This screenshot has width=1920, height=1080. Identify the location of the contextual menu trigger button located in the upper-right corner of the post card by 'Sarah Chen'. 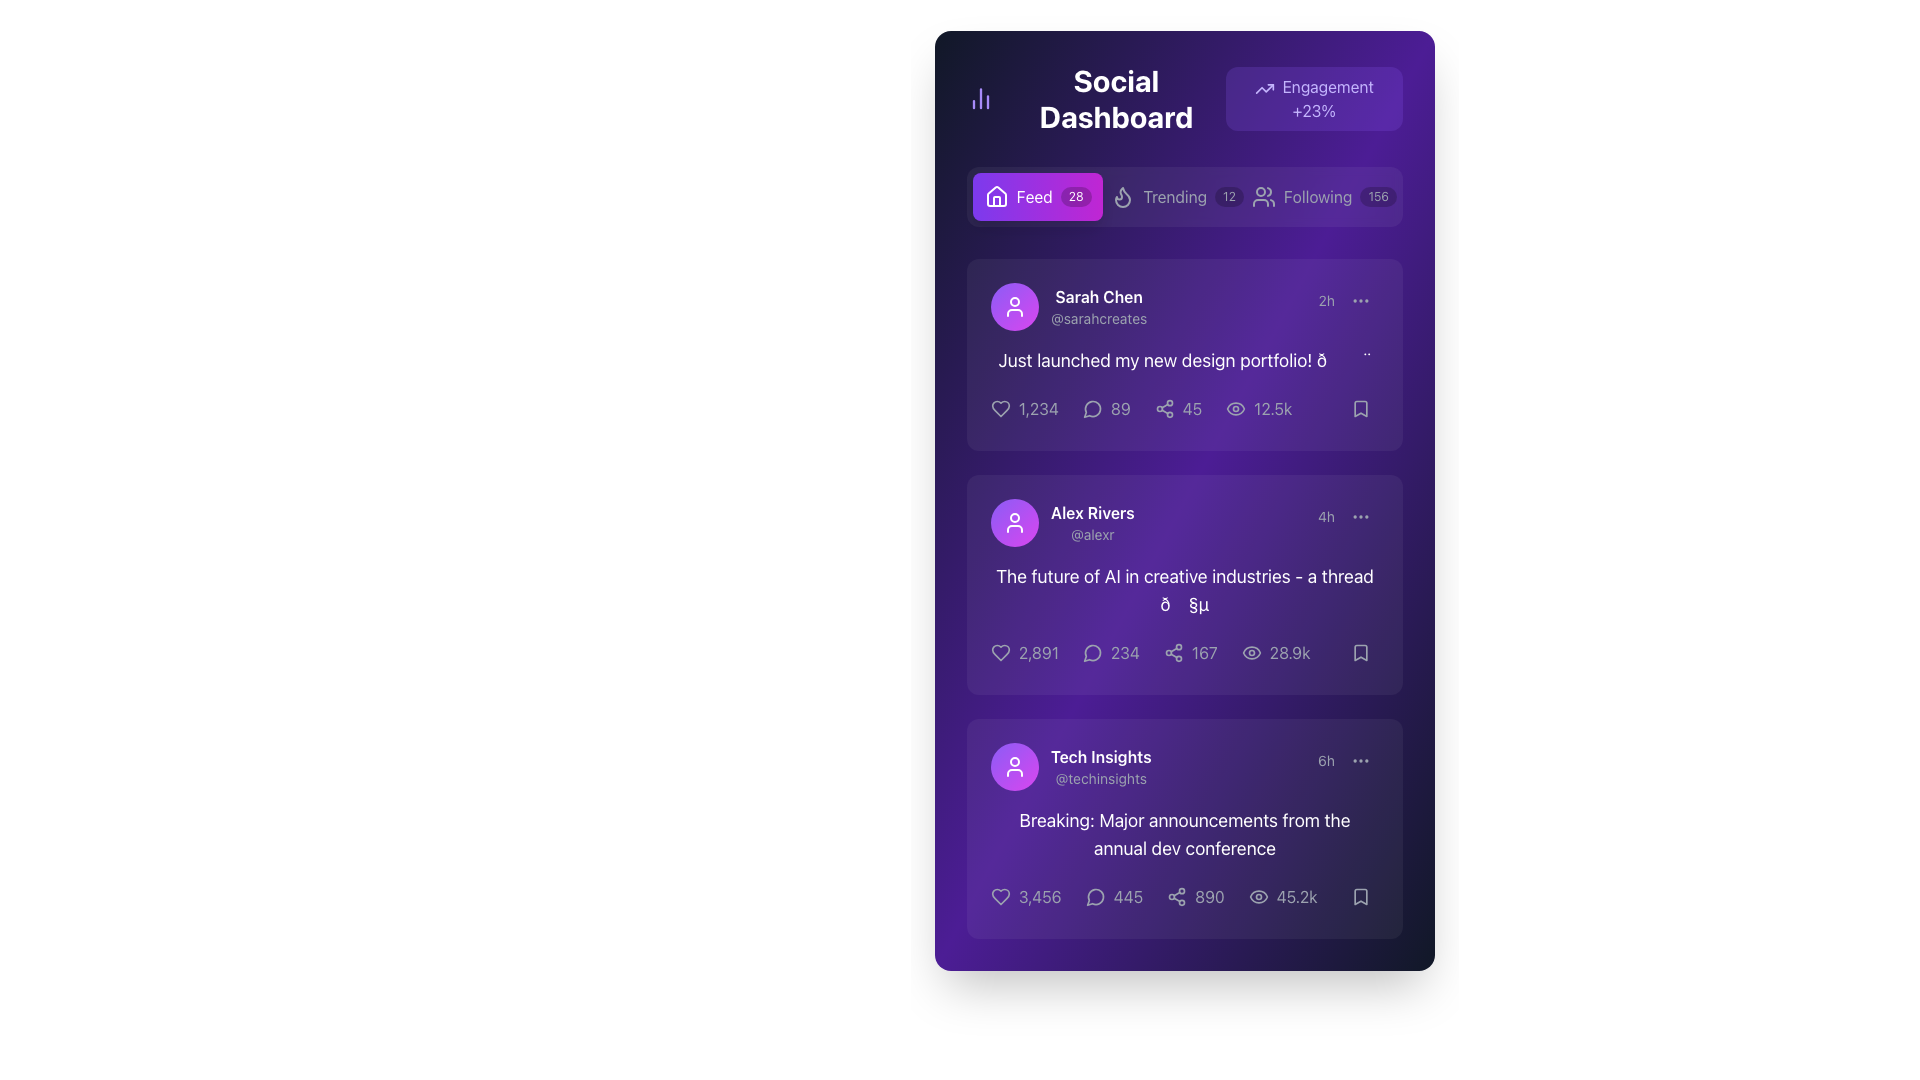
(1360, 300).